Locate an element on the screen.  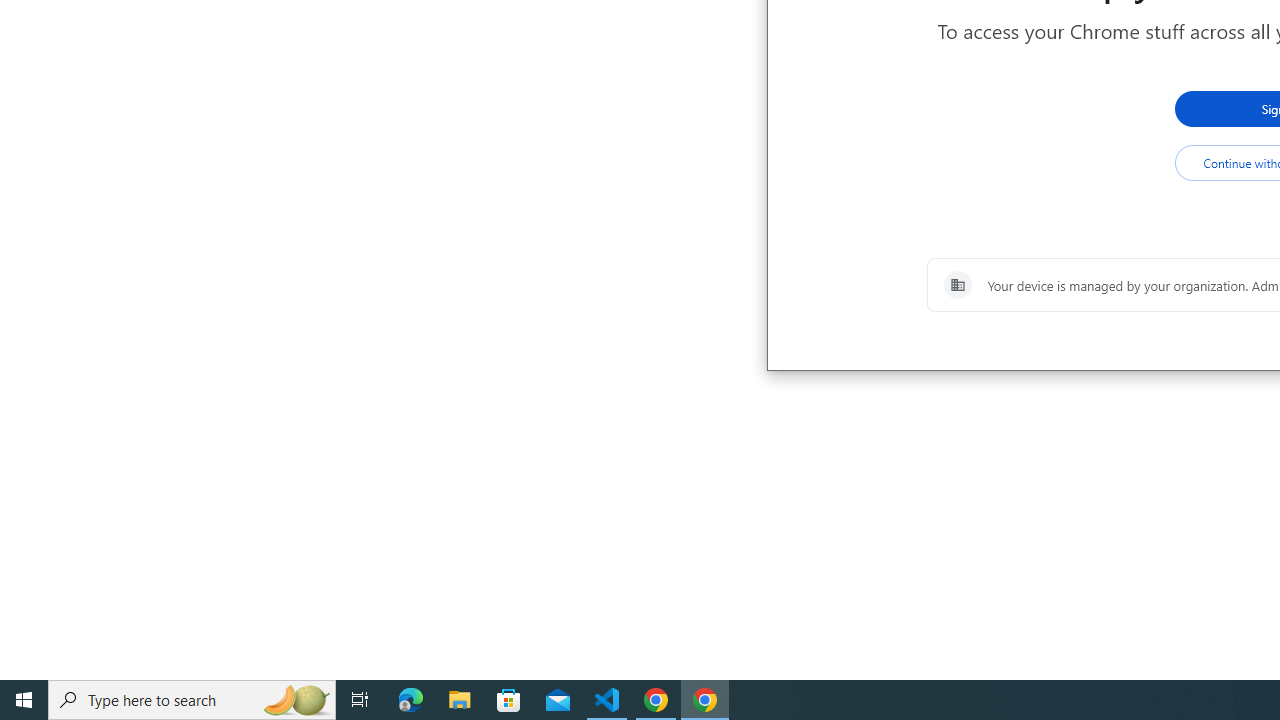
'Microsoft Edge' is located at coordinates (410, 698).